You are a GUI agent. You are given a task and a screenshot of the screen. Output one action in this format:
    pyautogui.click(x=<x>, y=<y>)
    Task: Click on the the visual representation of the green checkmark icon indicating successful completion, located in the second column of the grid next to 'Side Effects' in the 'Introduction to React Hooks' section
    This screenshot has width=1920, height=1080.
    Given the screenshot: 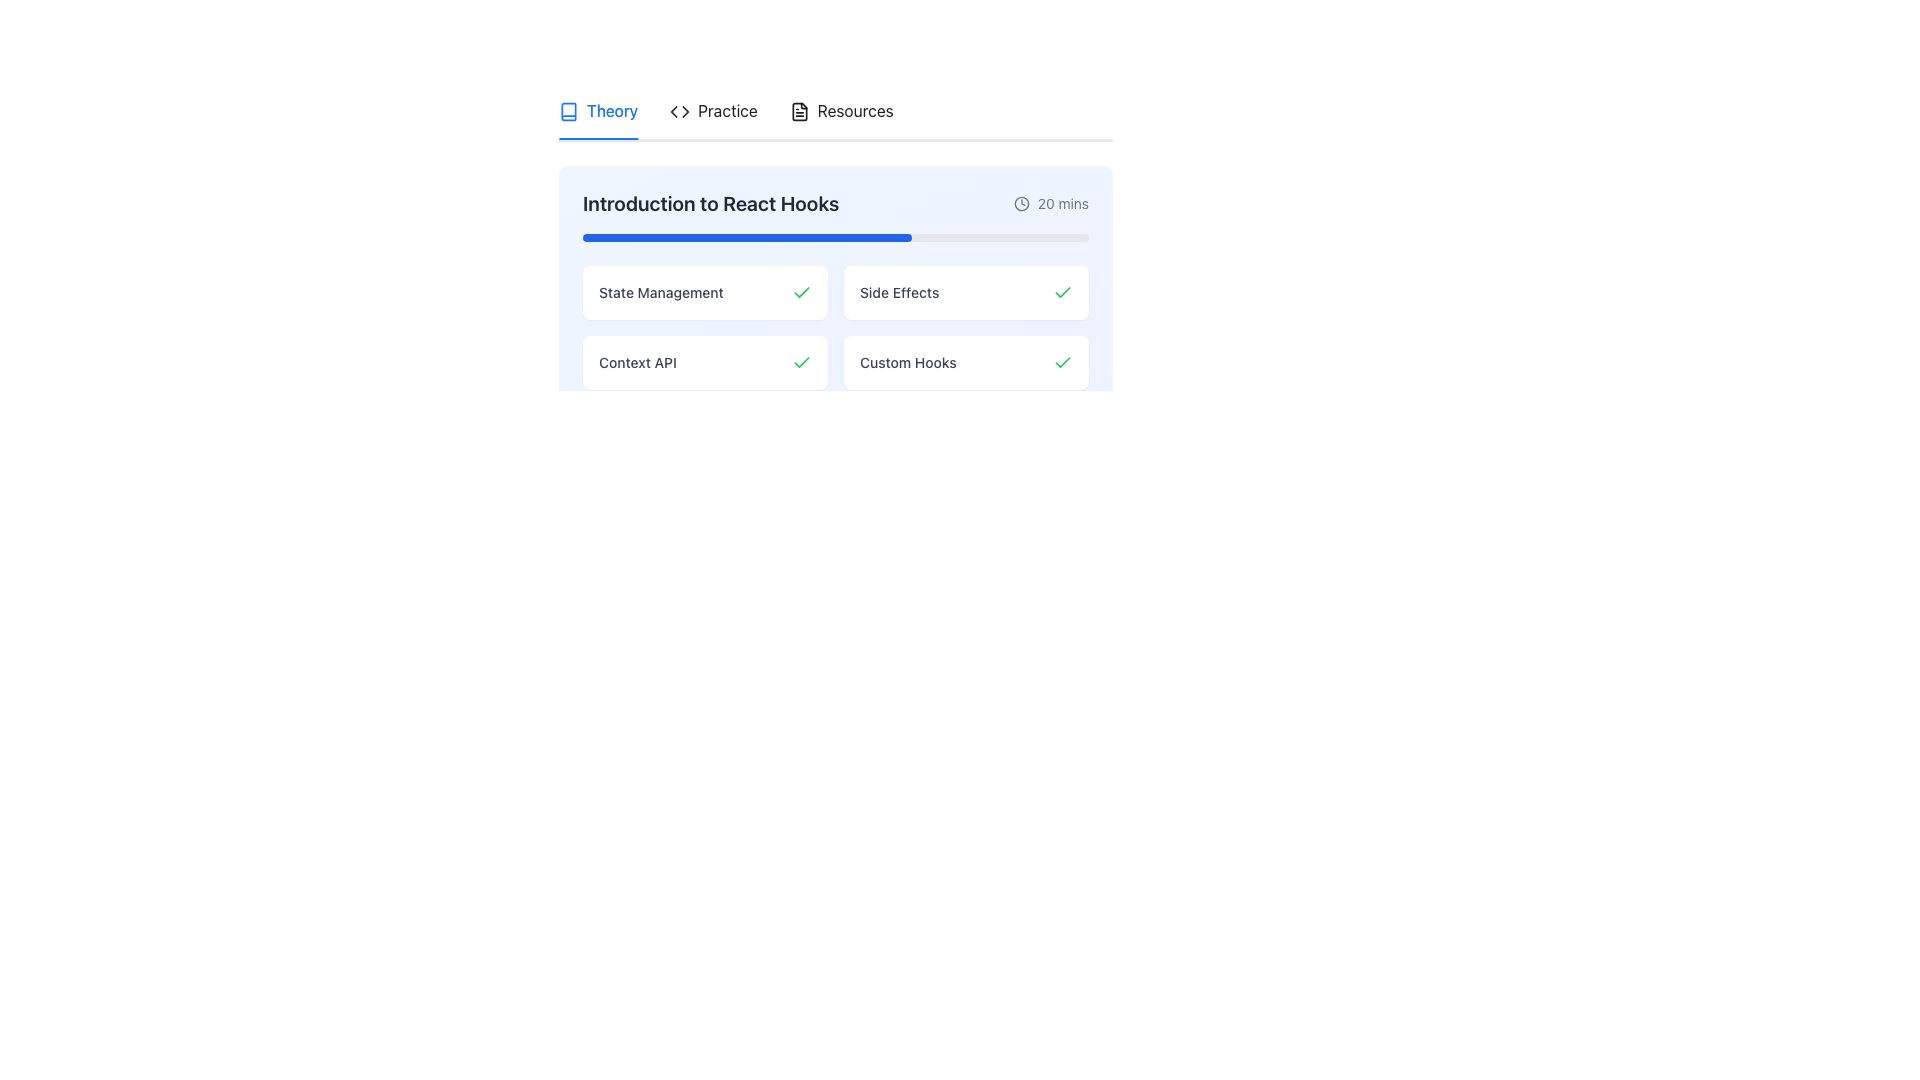 What is the action you would take?
    pyautogui.click(x=801, y=292)
    